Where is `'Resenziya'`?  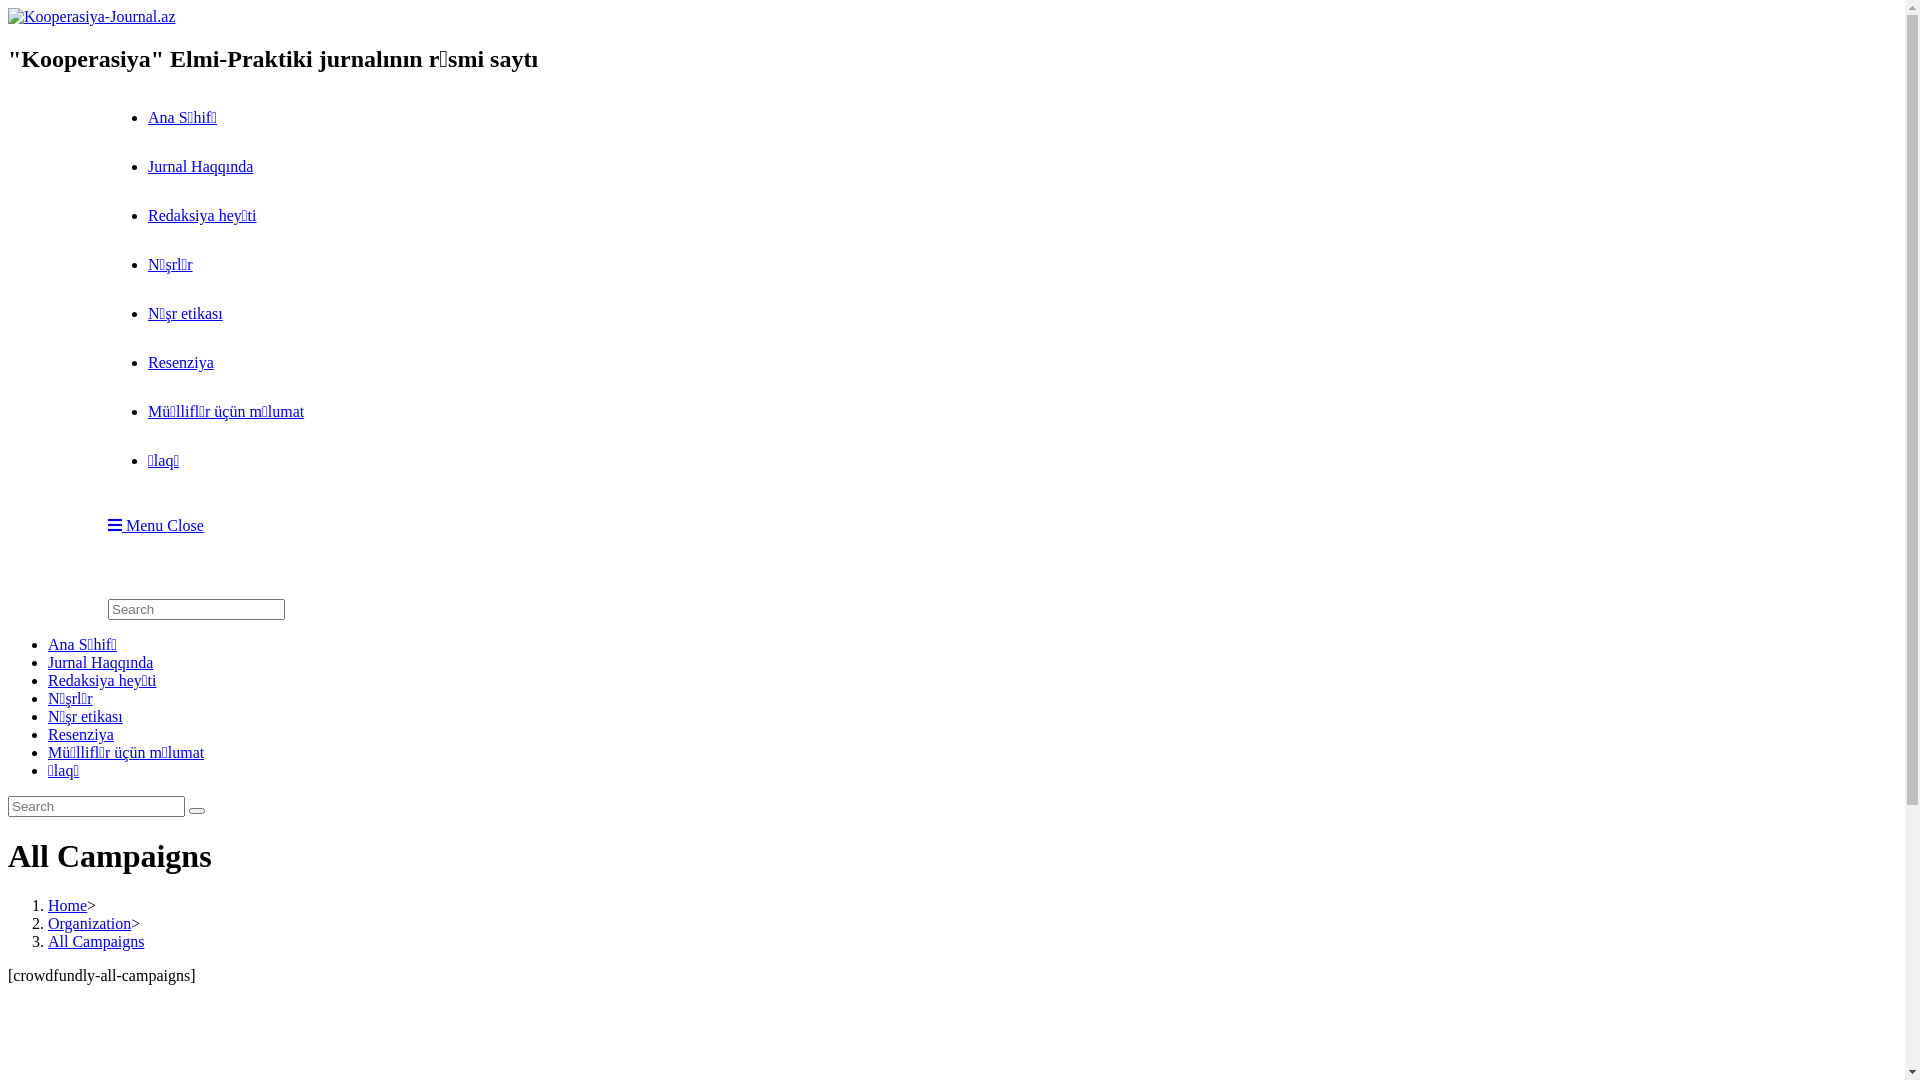
'Resenziya' is located at coordinates (147, 362).